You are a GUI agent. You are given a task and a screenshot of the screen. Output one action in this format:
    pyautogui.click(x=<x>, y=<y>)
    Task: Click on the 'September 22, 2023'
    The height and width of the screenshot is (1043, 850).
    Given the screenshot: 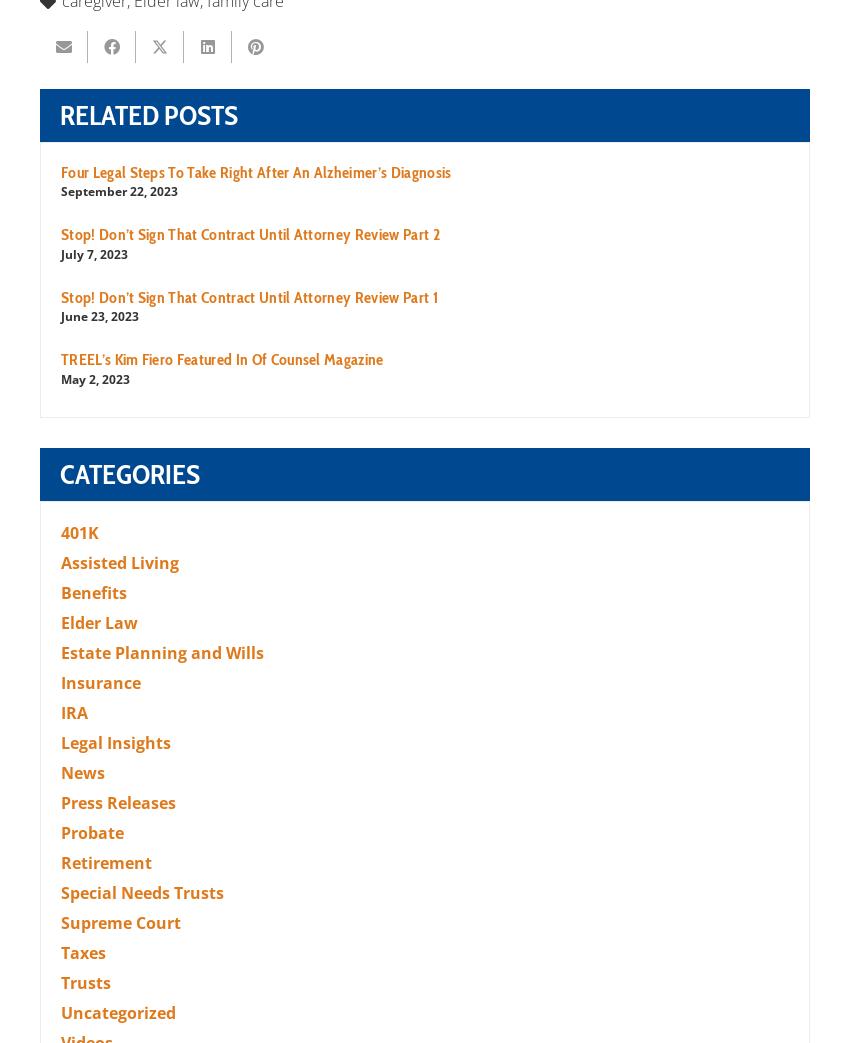 What is the action you would take?
    pyautogui.click(x=61, y=190)
    